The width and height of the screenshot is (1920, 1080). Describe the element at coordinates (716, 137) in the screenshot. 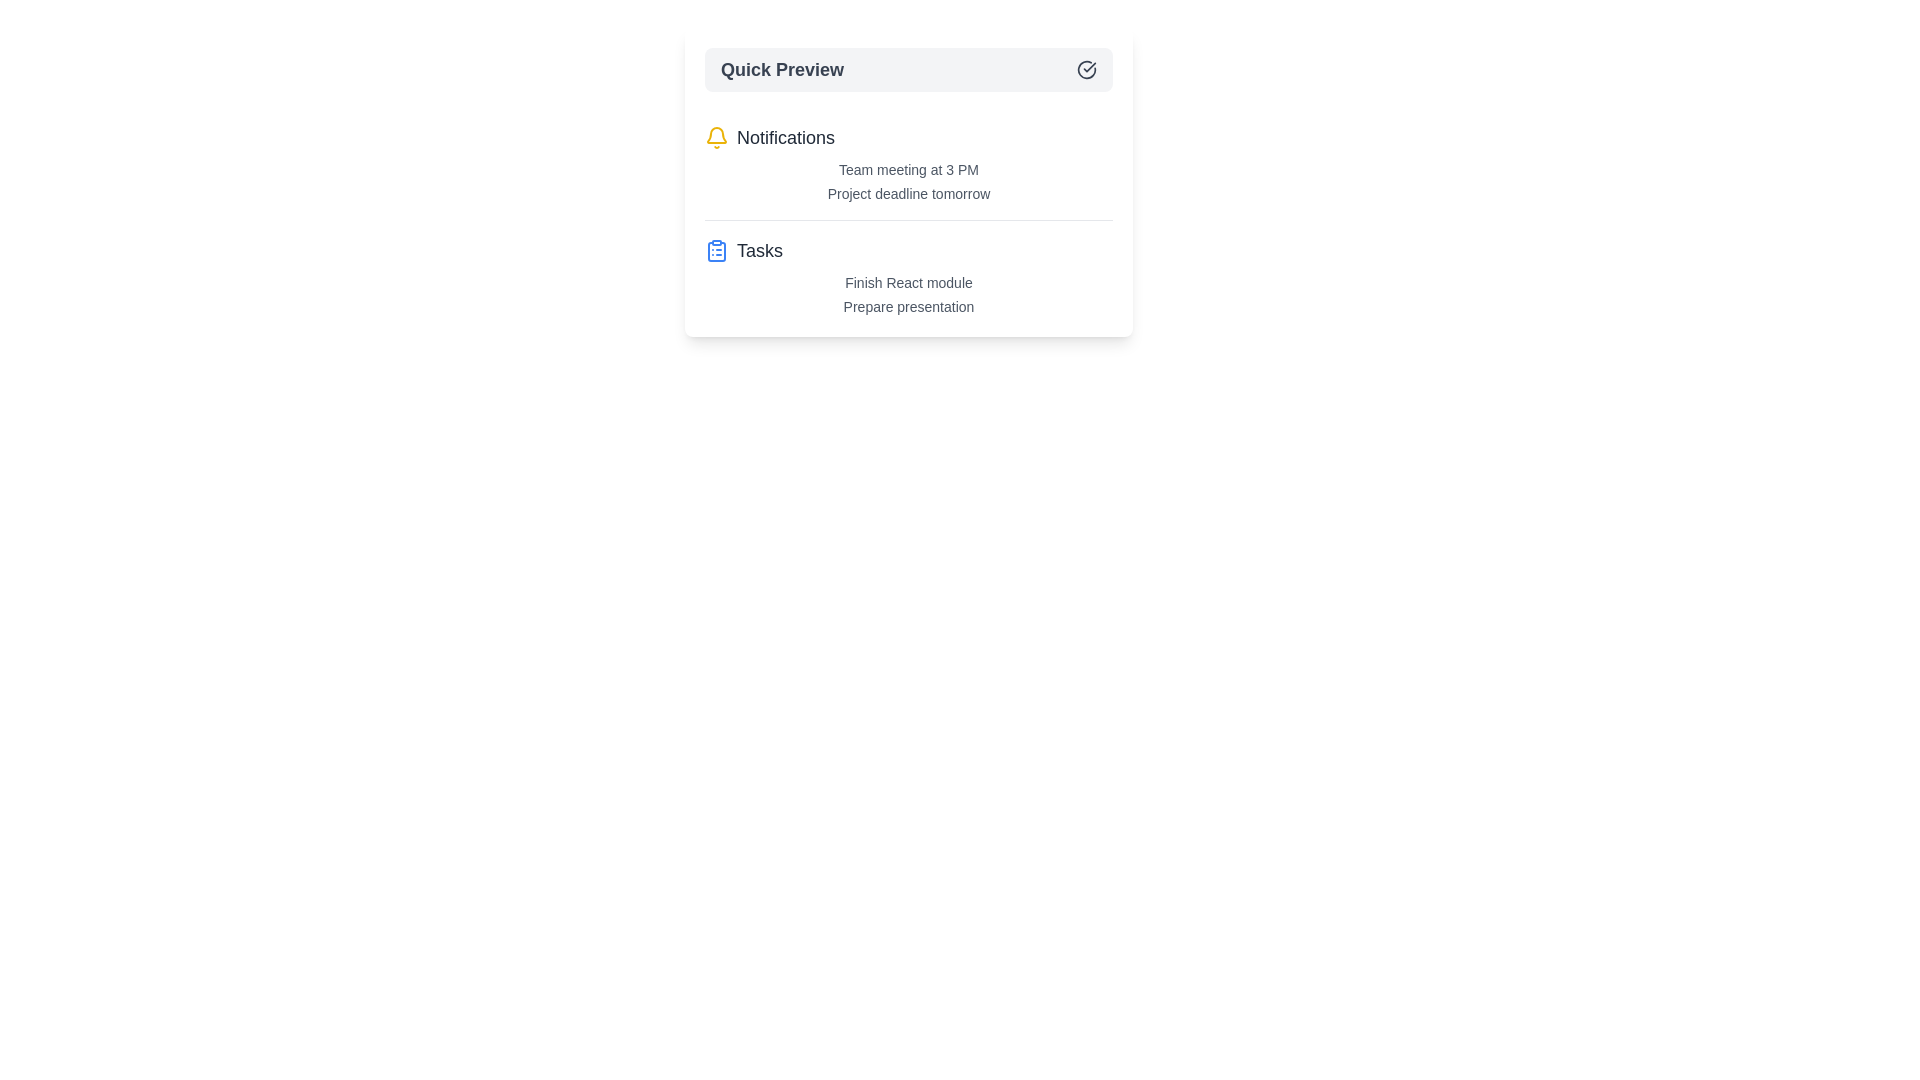

I see `the icon next to the Notifications category` at that location.